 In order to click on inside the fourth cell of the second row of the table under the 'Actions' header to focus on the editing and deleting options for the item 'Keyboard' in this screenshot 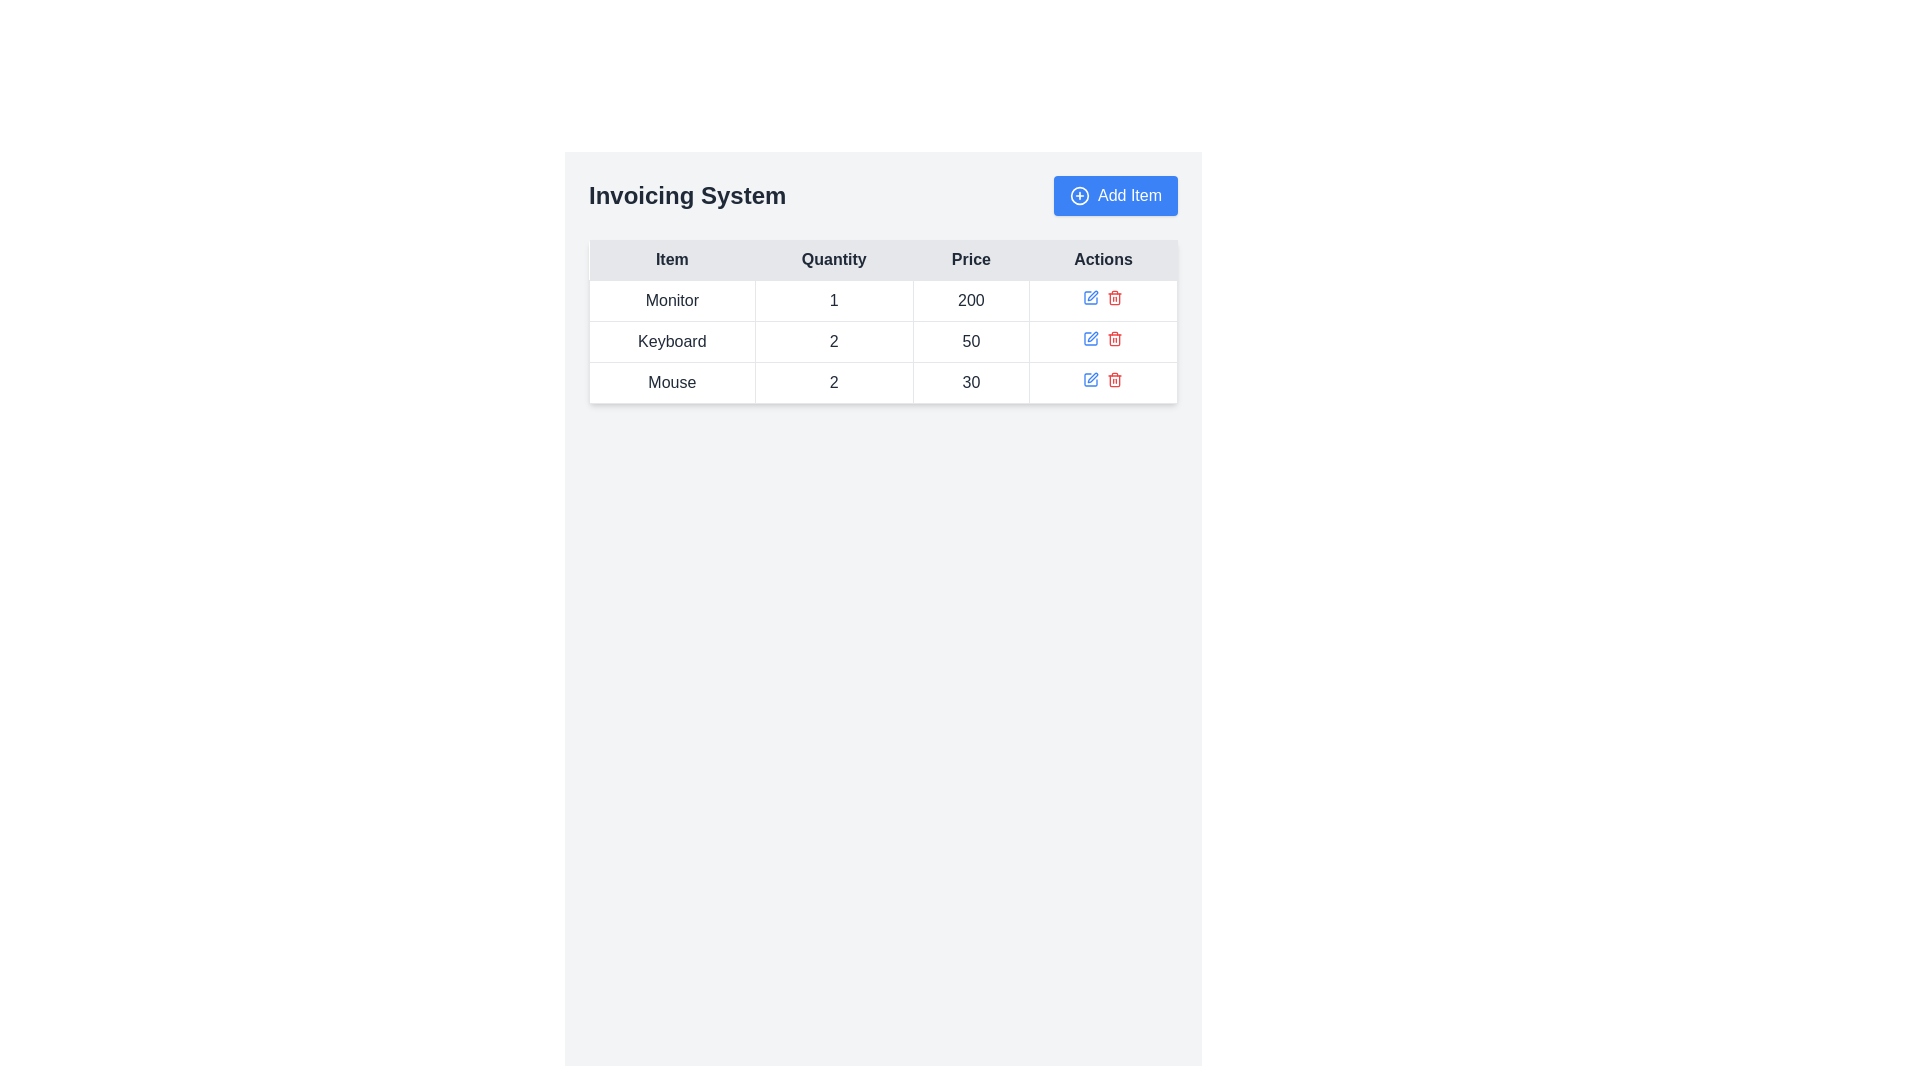, I will do `click(1102, 341)`.